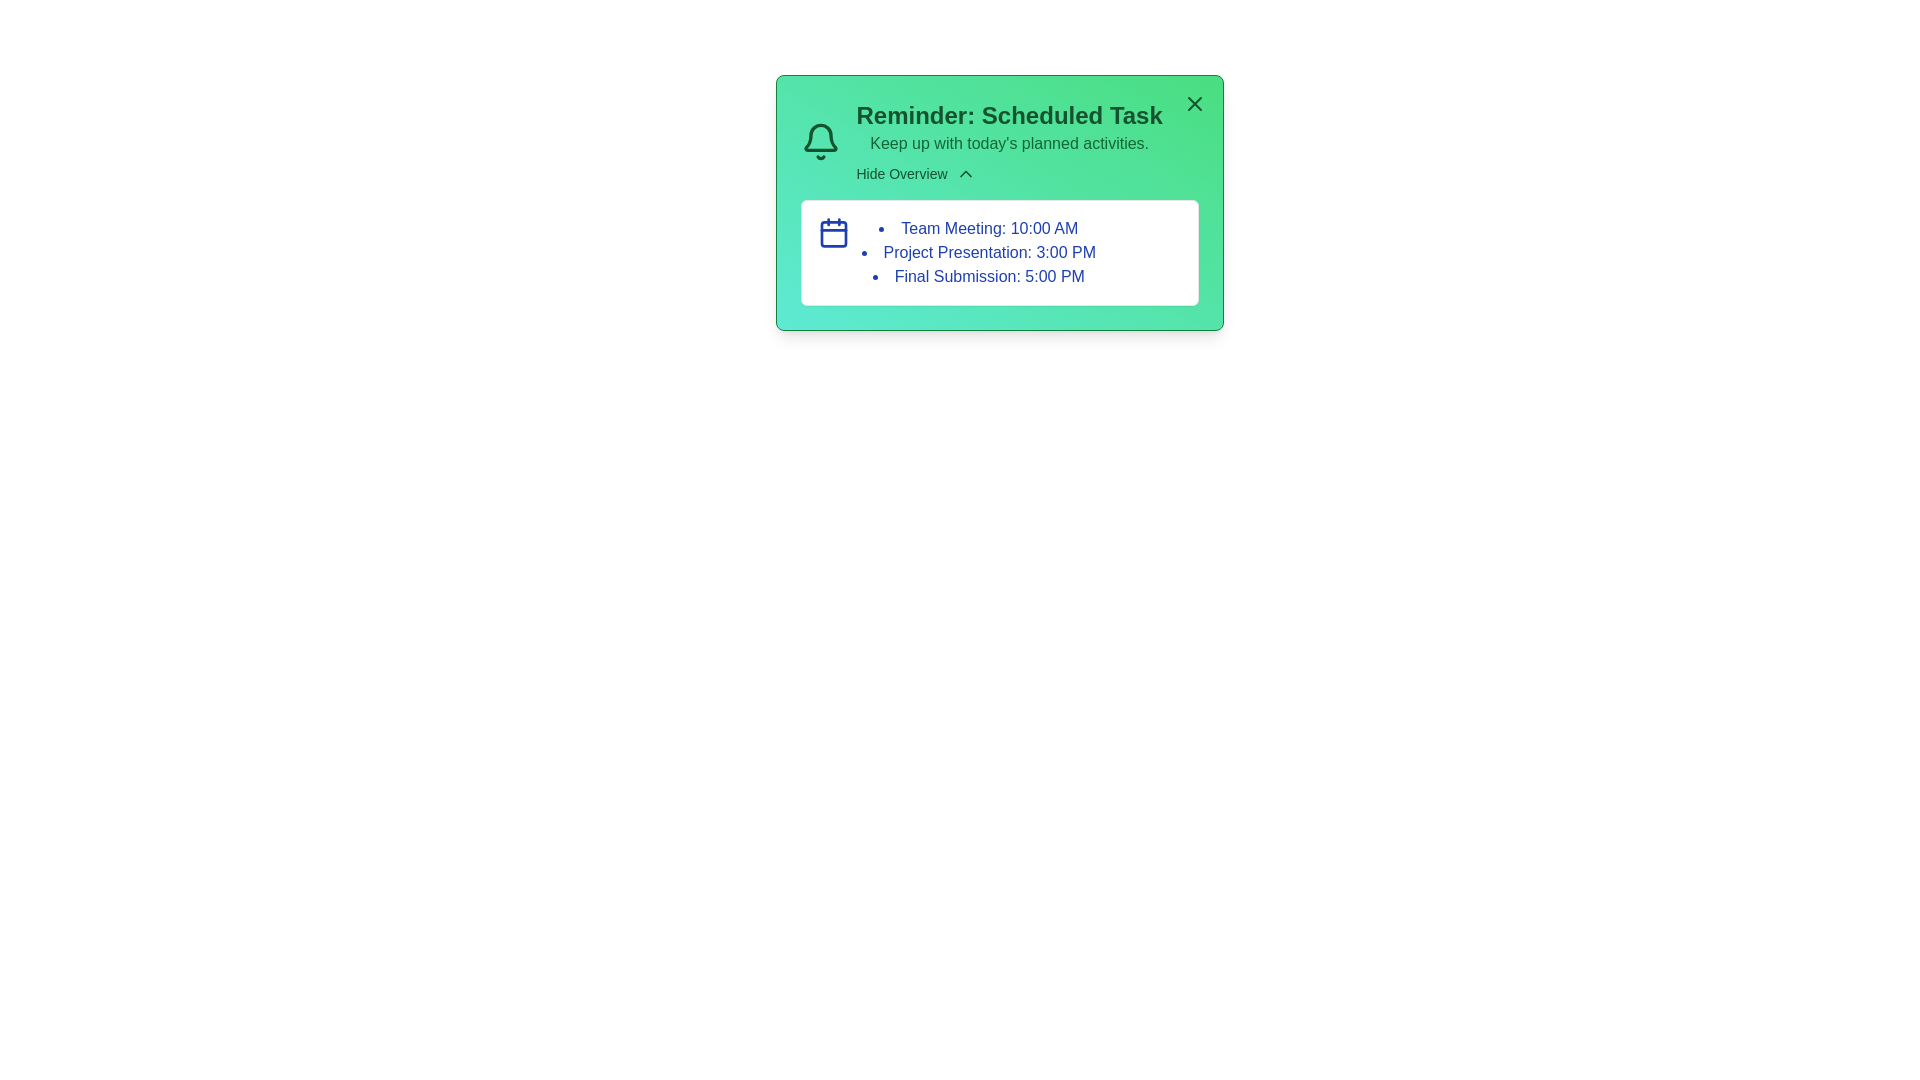 This screenshot has width=1920, height=1080. Describe the element at coordinates (820, 141) in the screenshot. I see `the reminder icon by clicking on it` at that location.